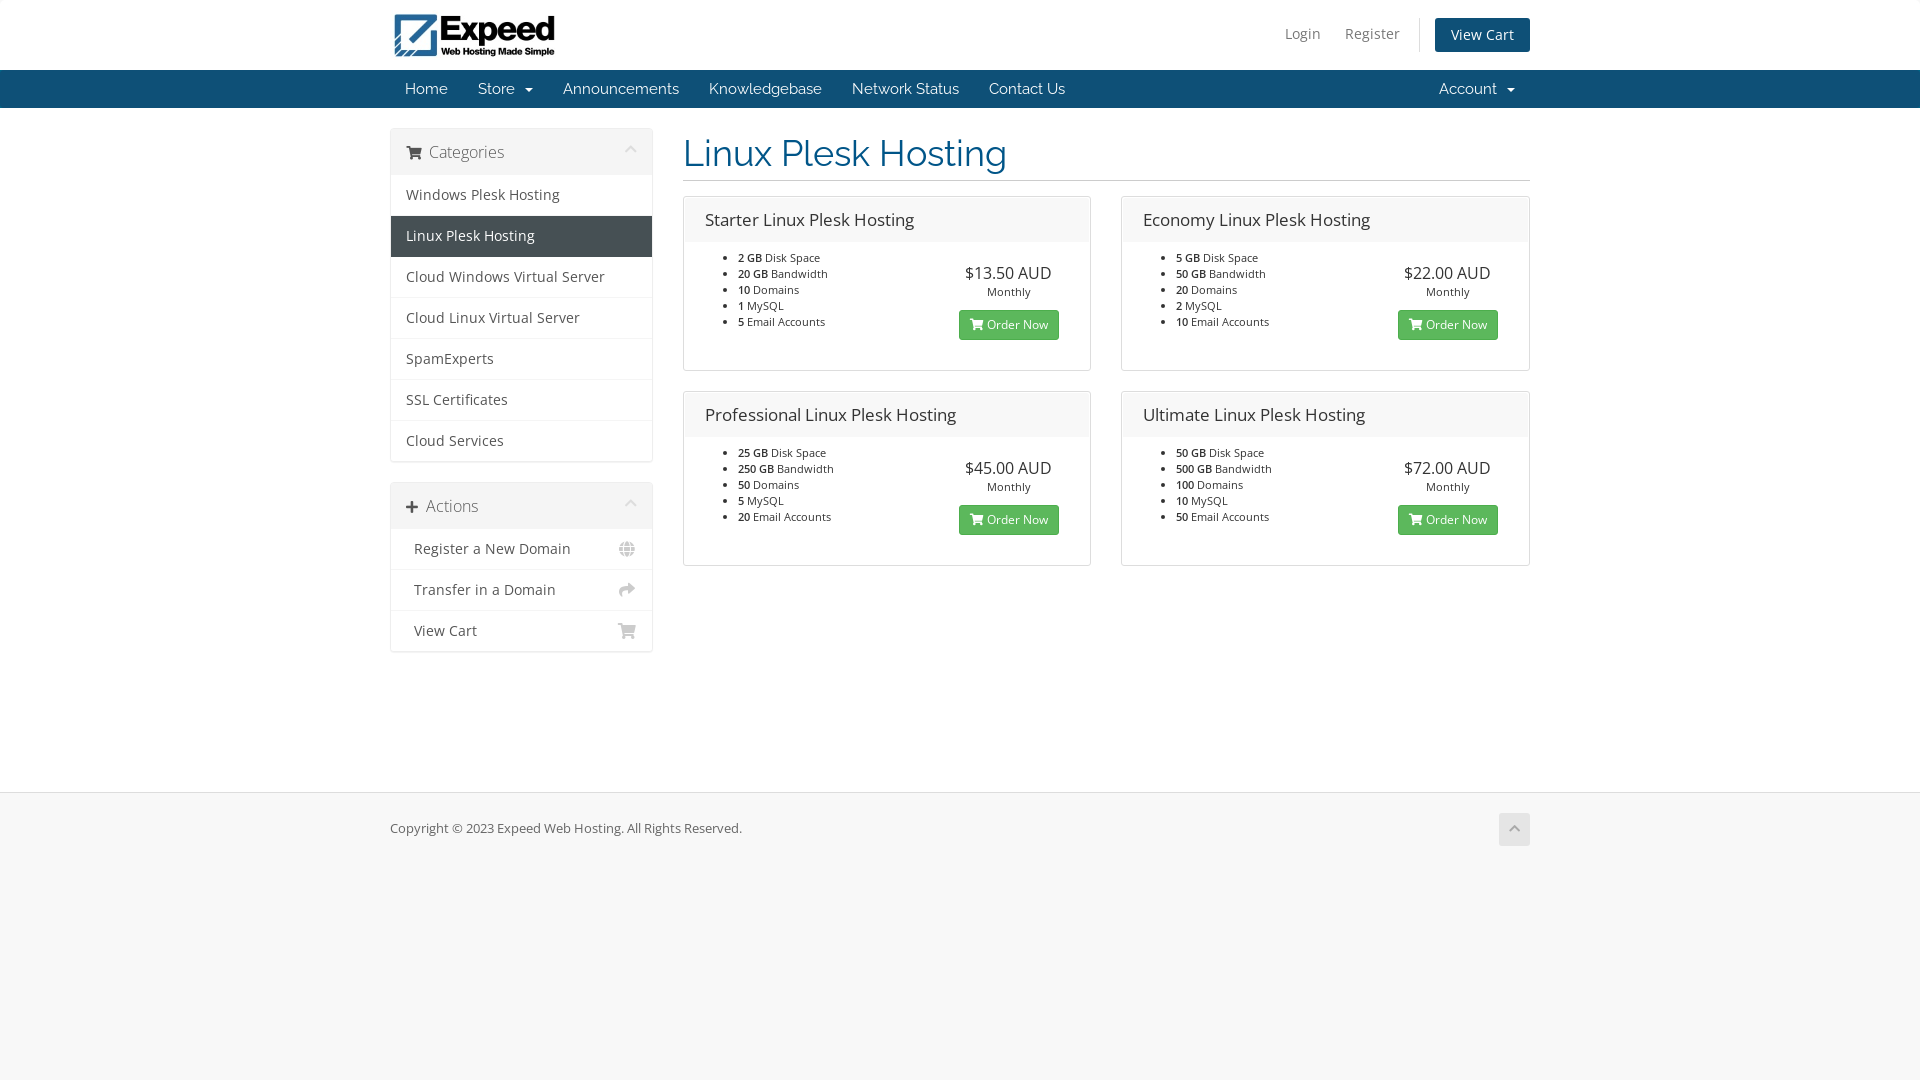  Describe the element at coordinates (1477, 87) in the screenshot. I see `'Account  '` at that location.